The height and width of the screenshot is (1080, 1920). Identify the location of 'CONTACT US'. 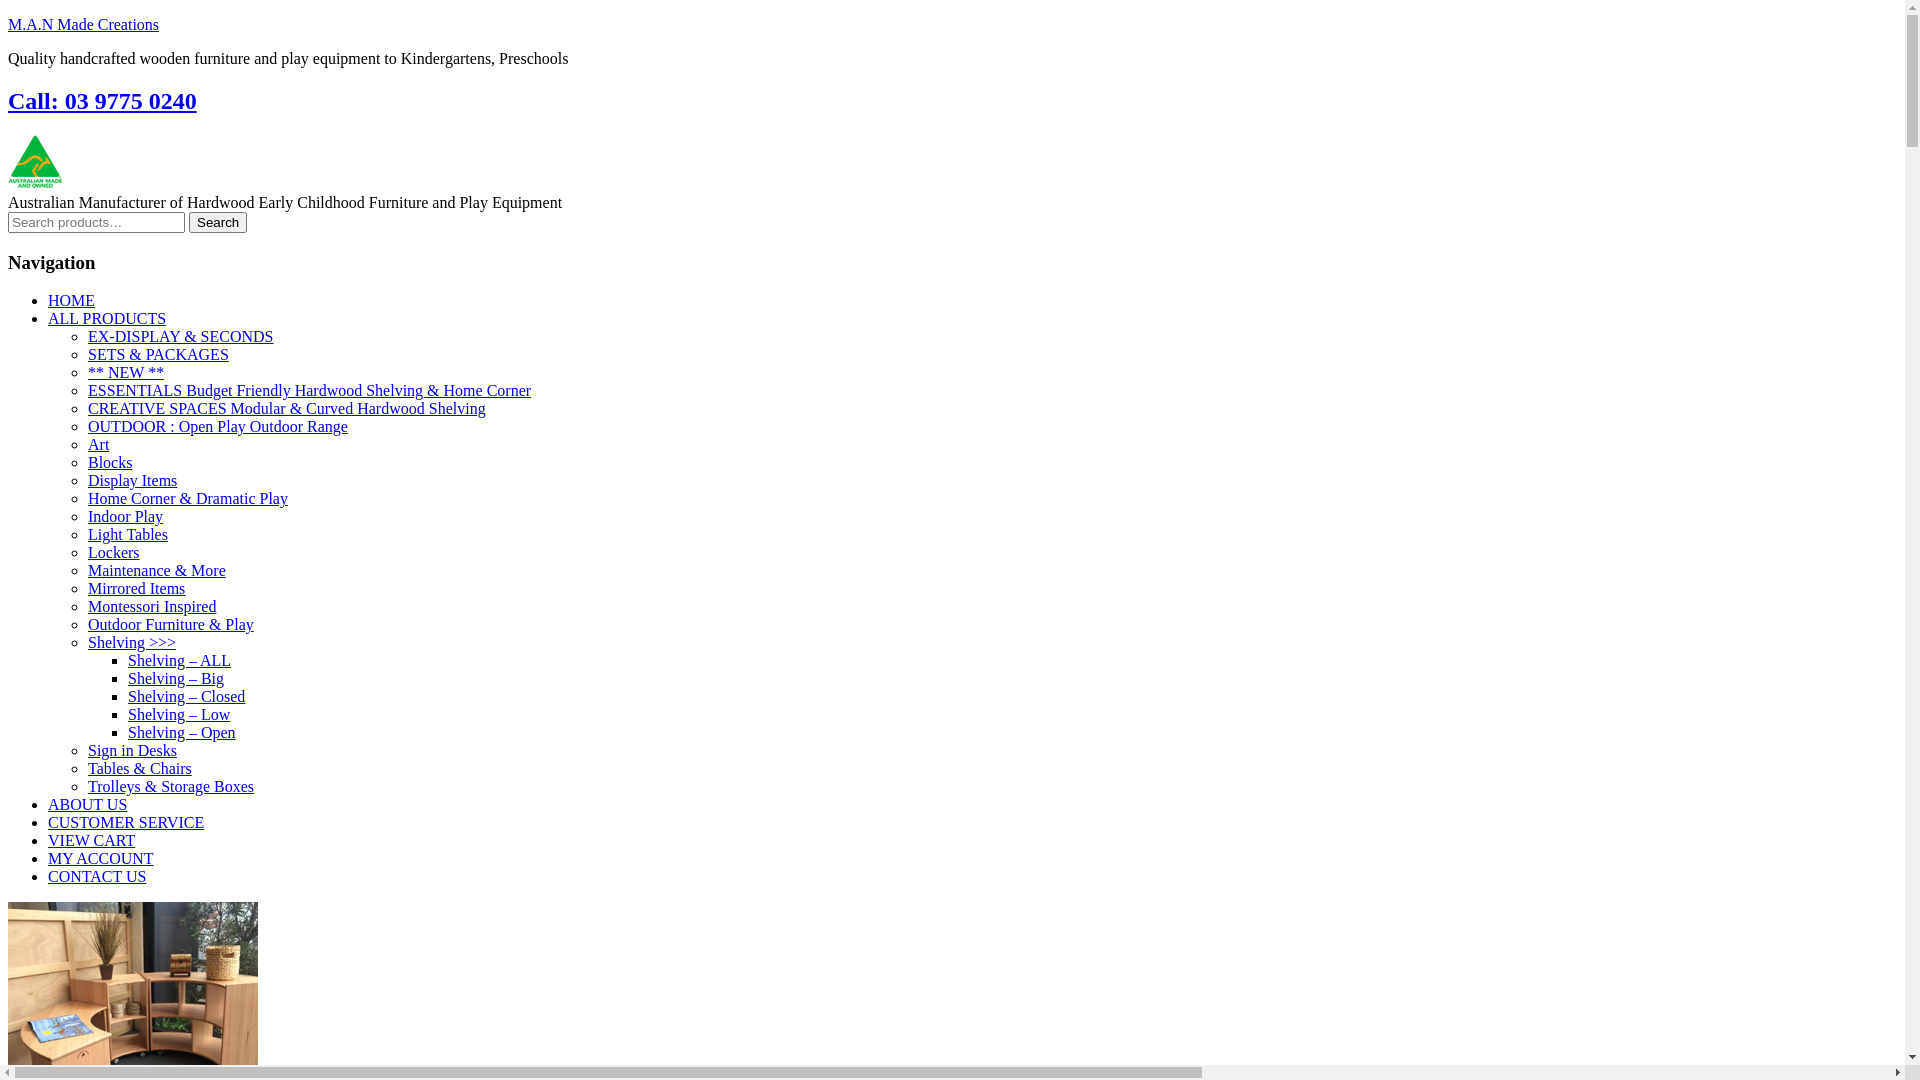
(95, 875).